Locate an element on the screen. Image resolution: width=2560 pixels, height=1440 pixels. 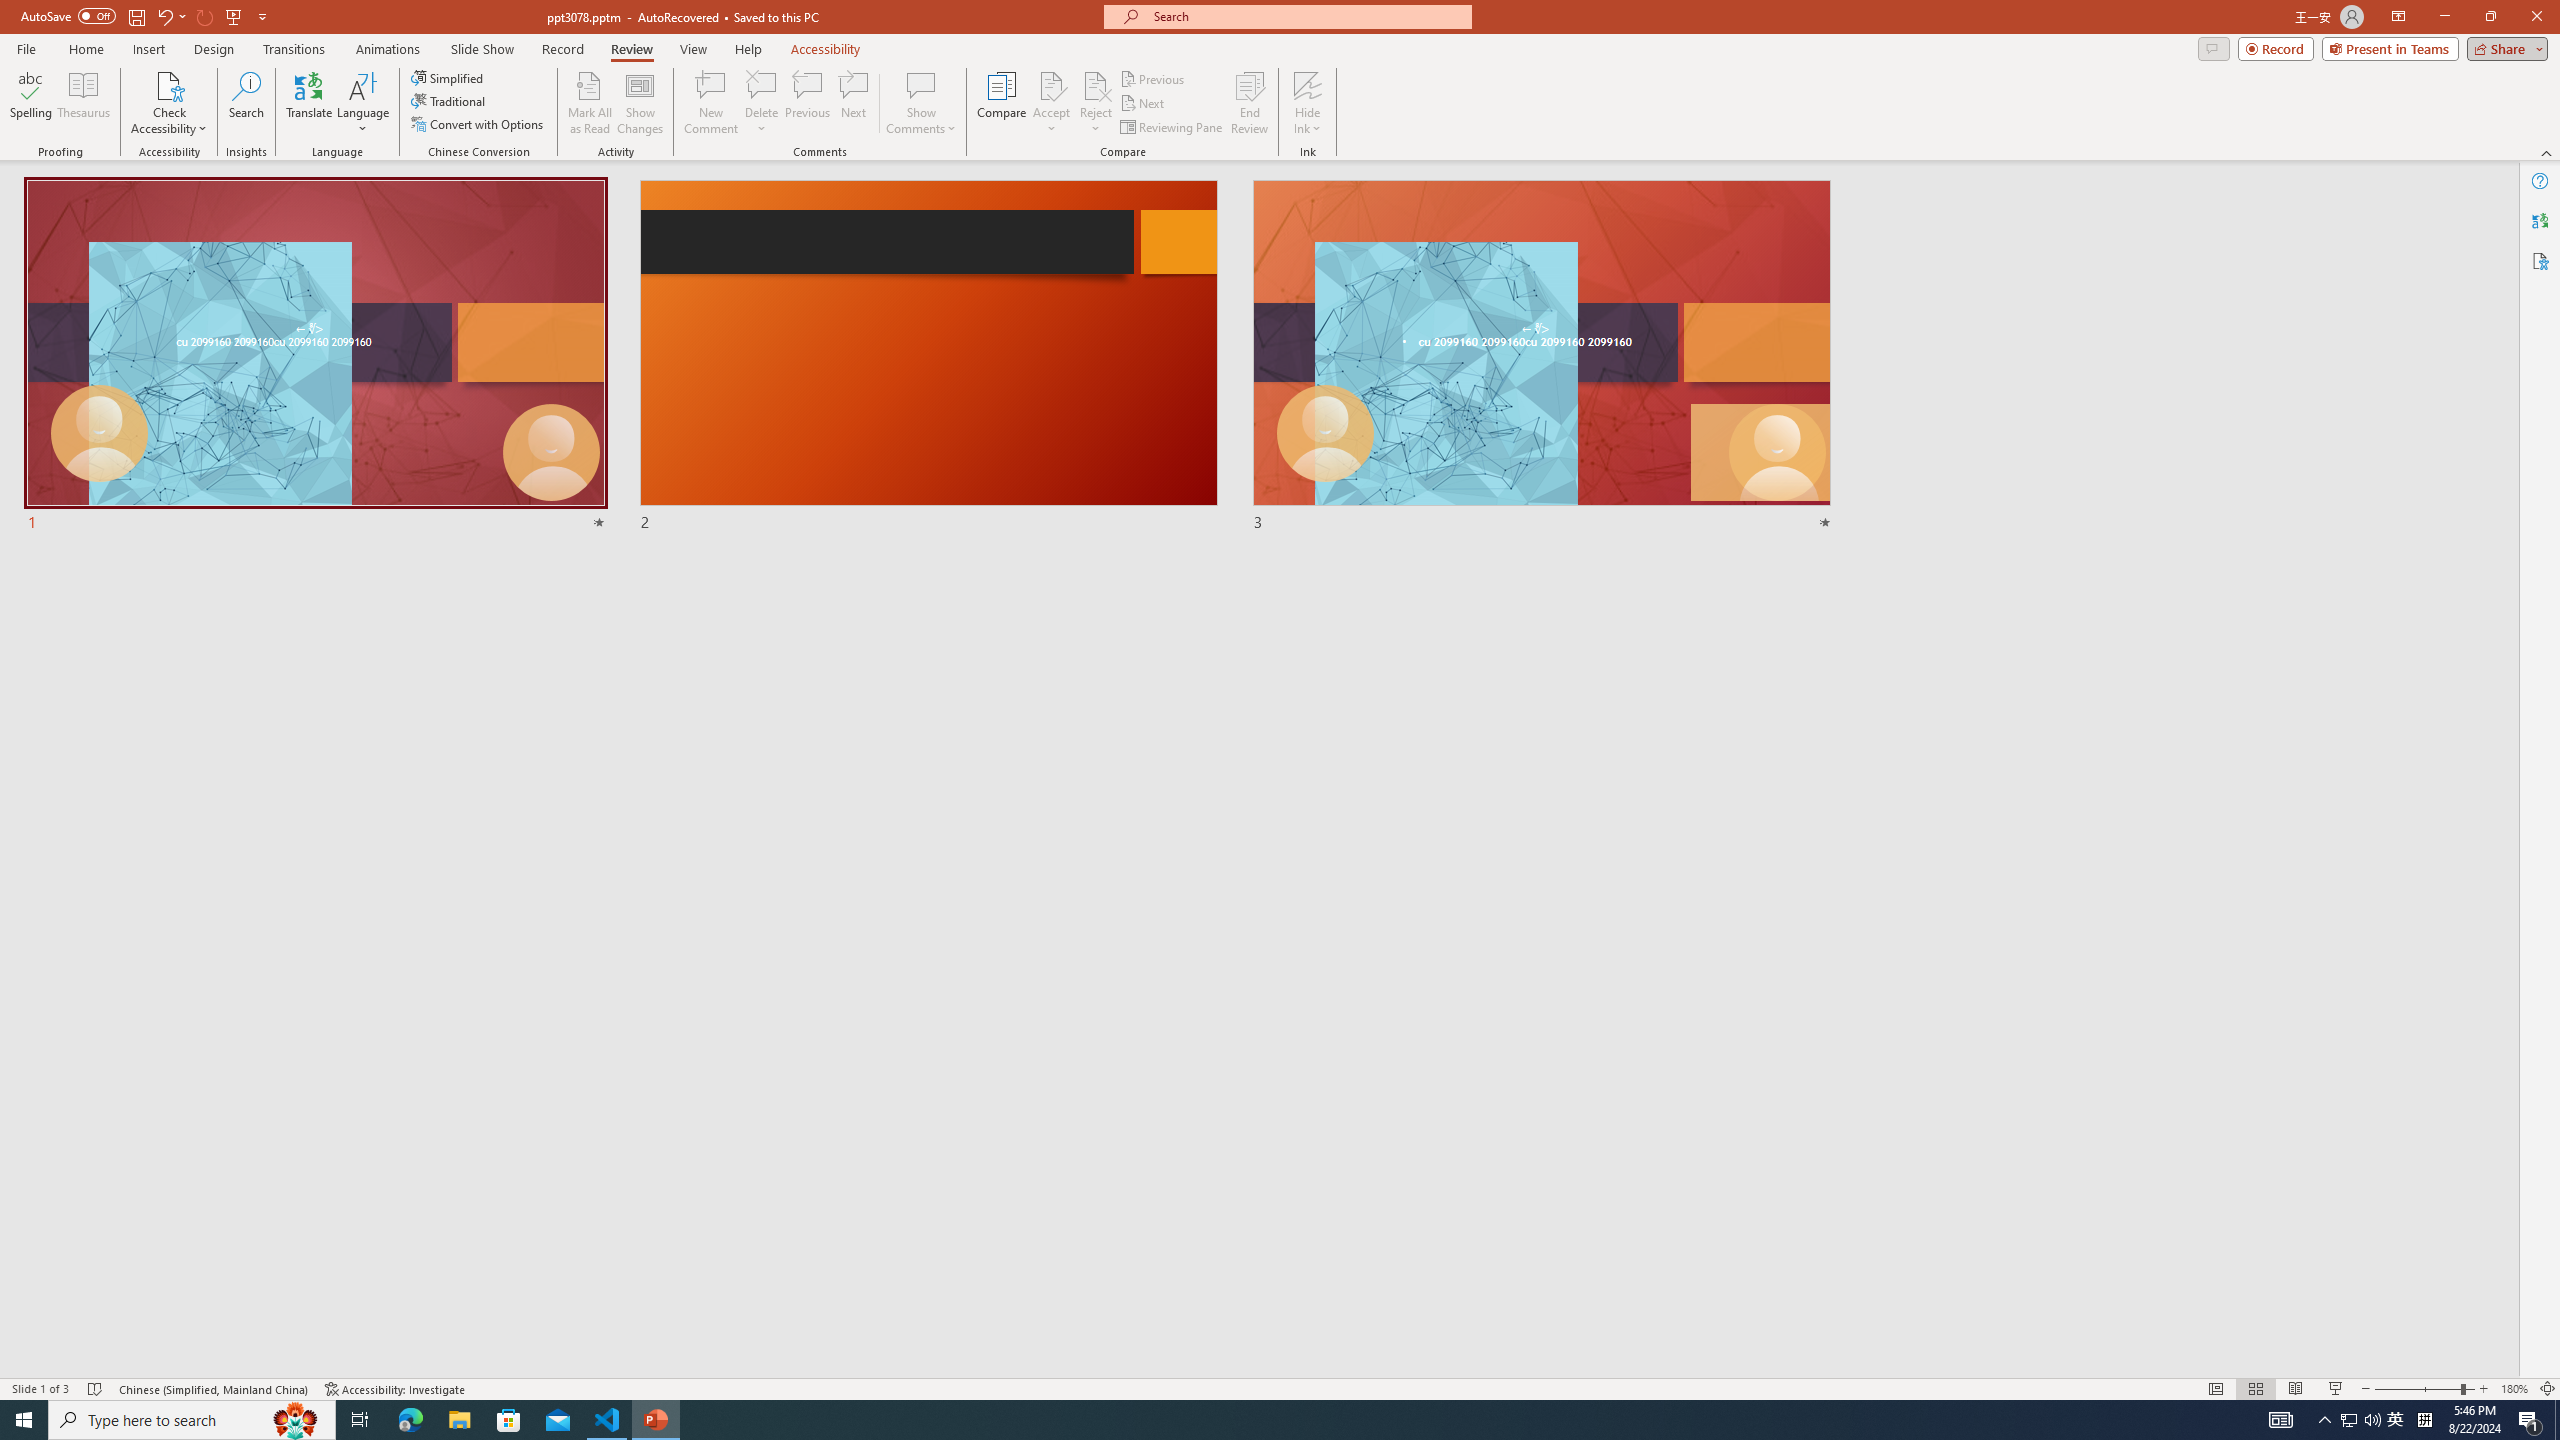
'Normal' is located at coordinates (2214, 1389).